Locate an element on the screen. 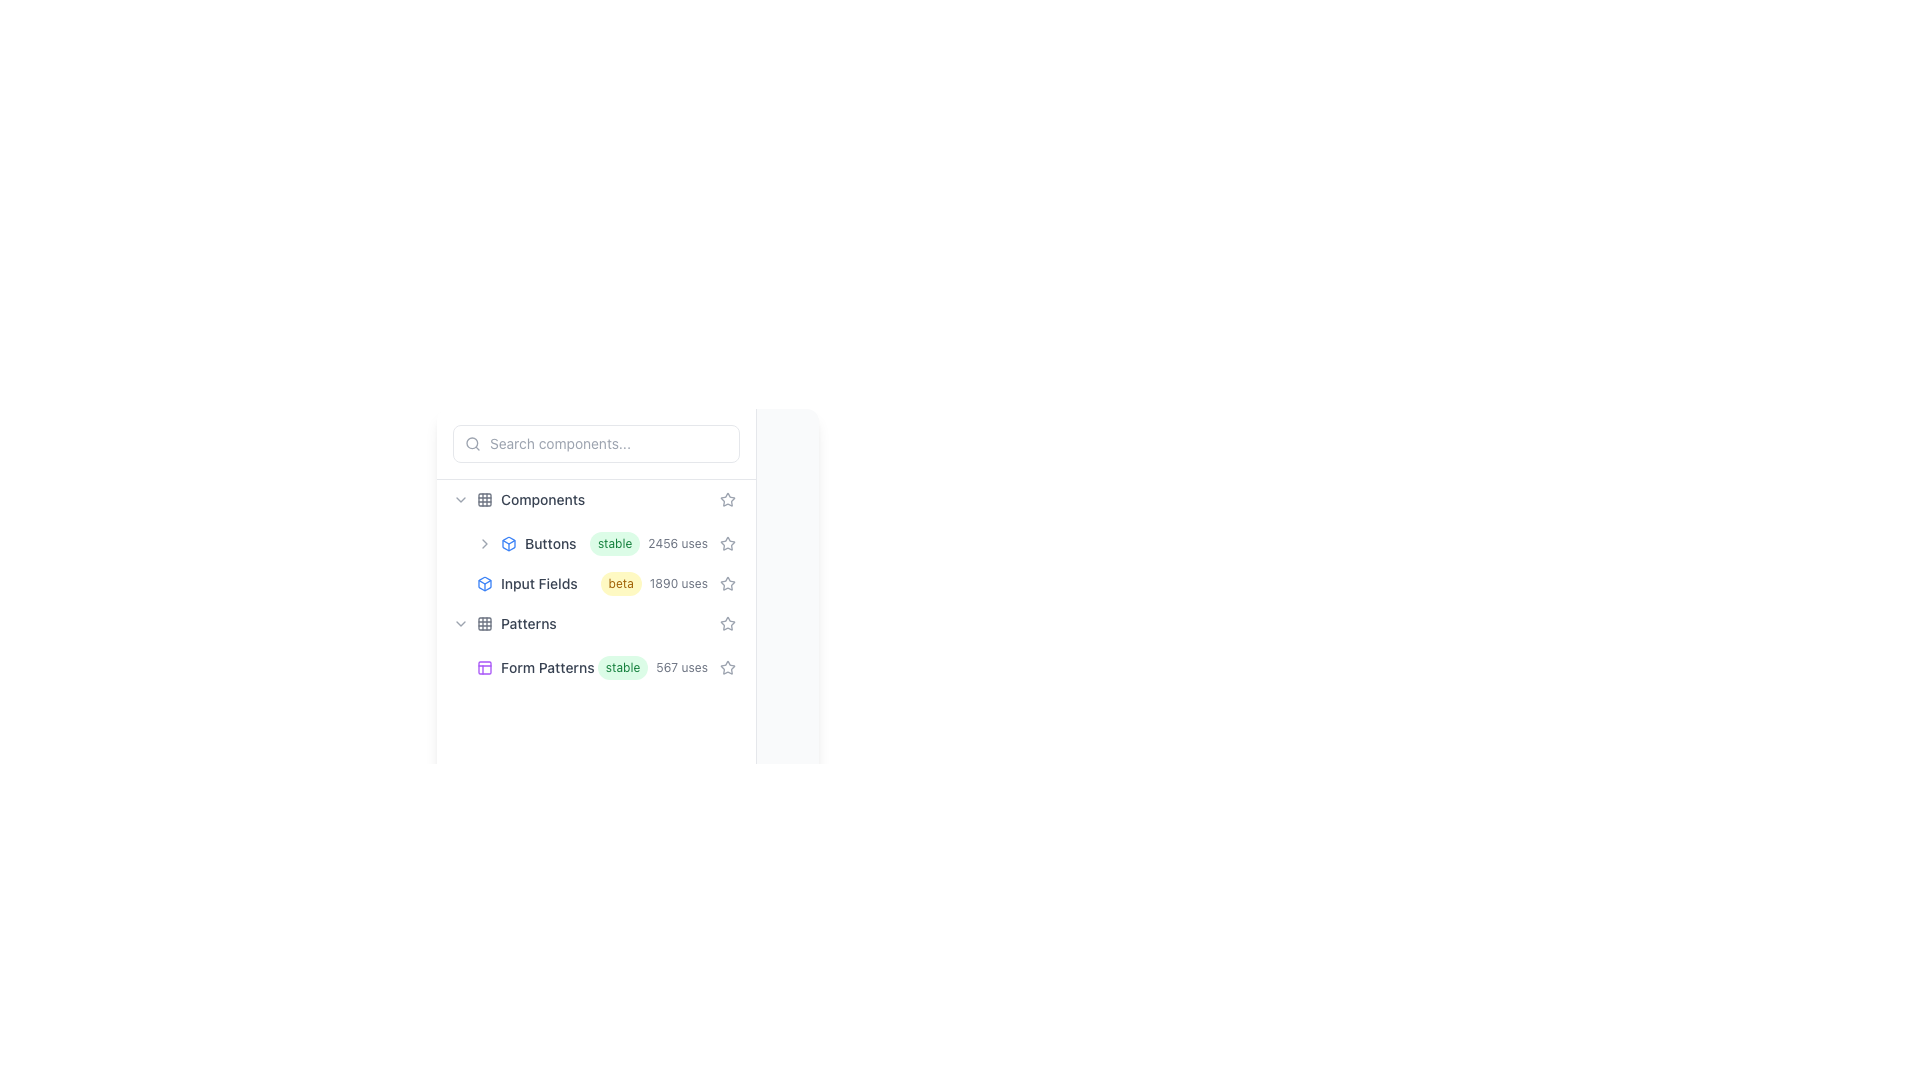  the static text label that indicates 'Input Fields', which is positioned under 'Buttons' and above 'Patterns' in the Components section of the user interface is located at coordinates (539, 583).